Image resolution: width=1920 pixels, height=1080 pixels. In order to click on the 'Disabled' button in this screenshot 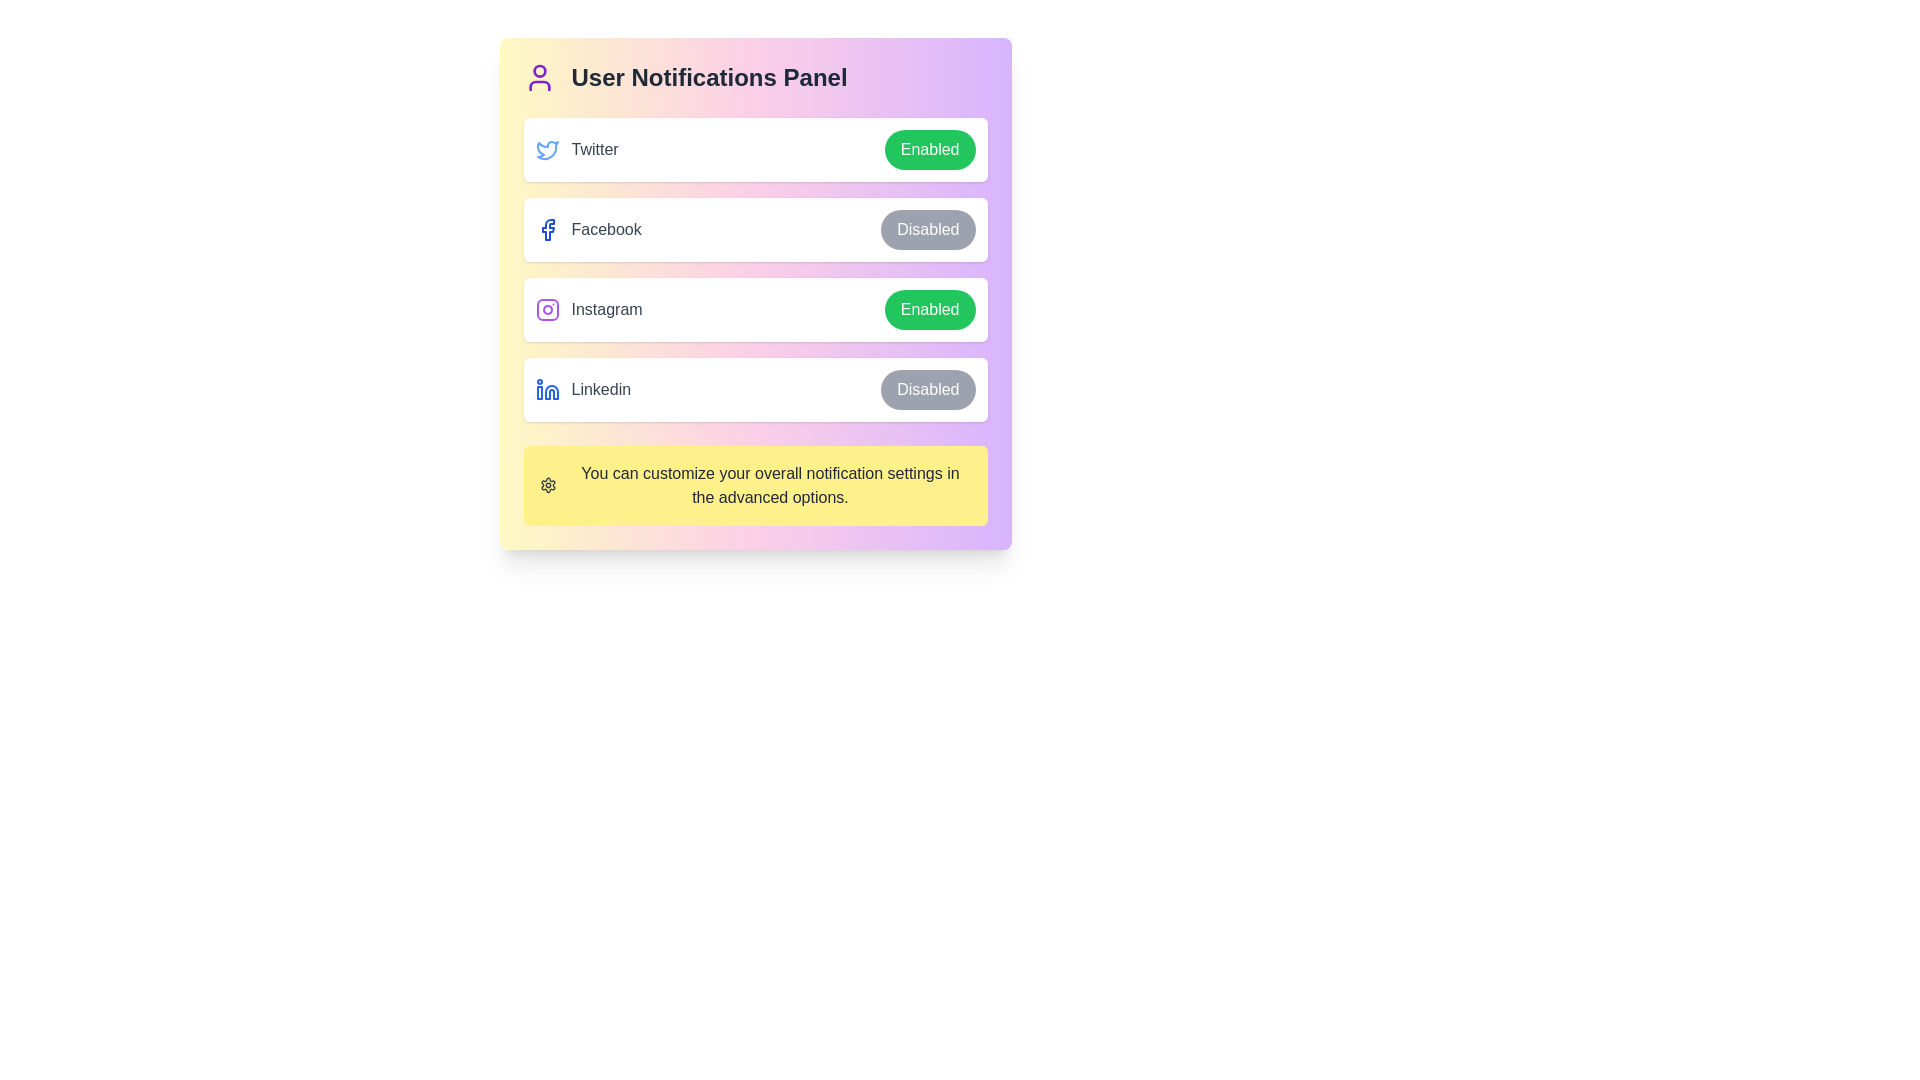, I will do `click(927, 389)`.